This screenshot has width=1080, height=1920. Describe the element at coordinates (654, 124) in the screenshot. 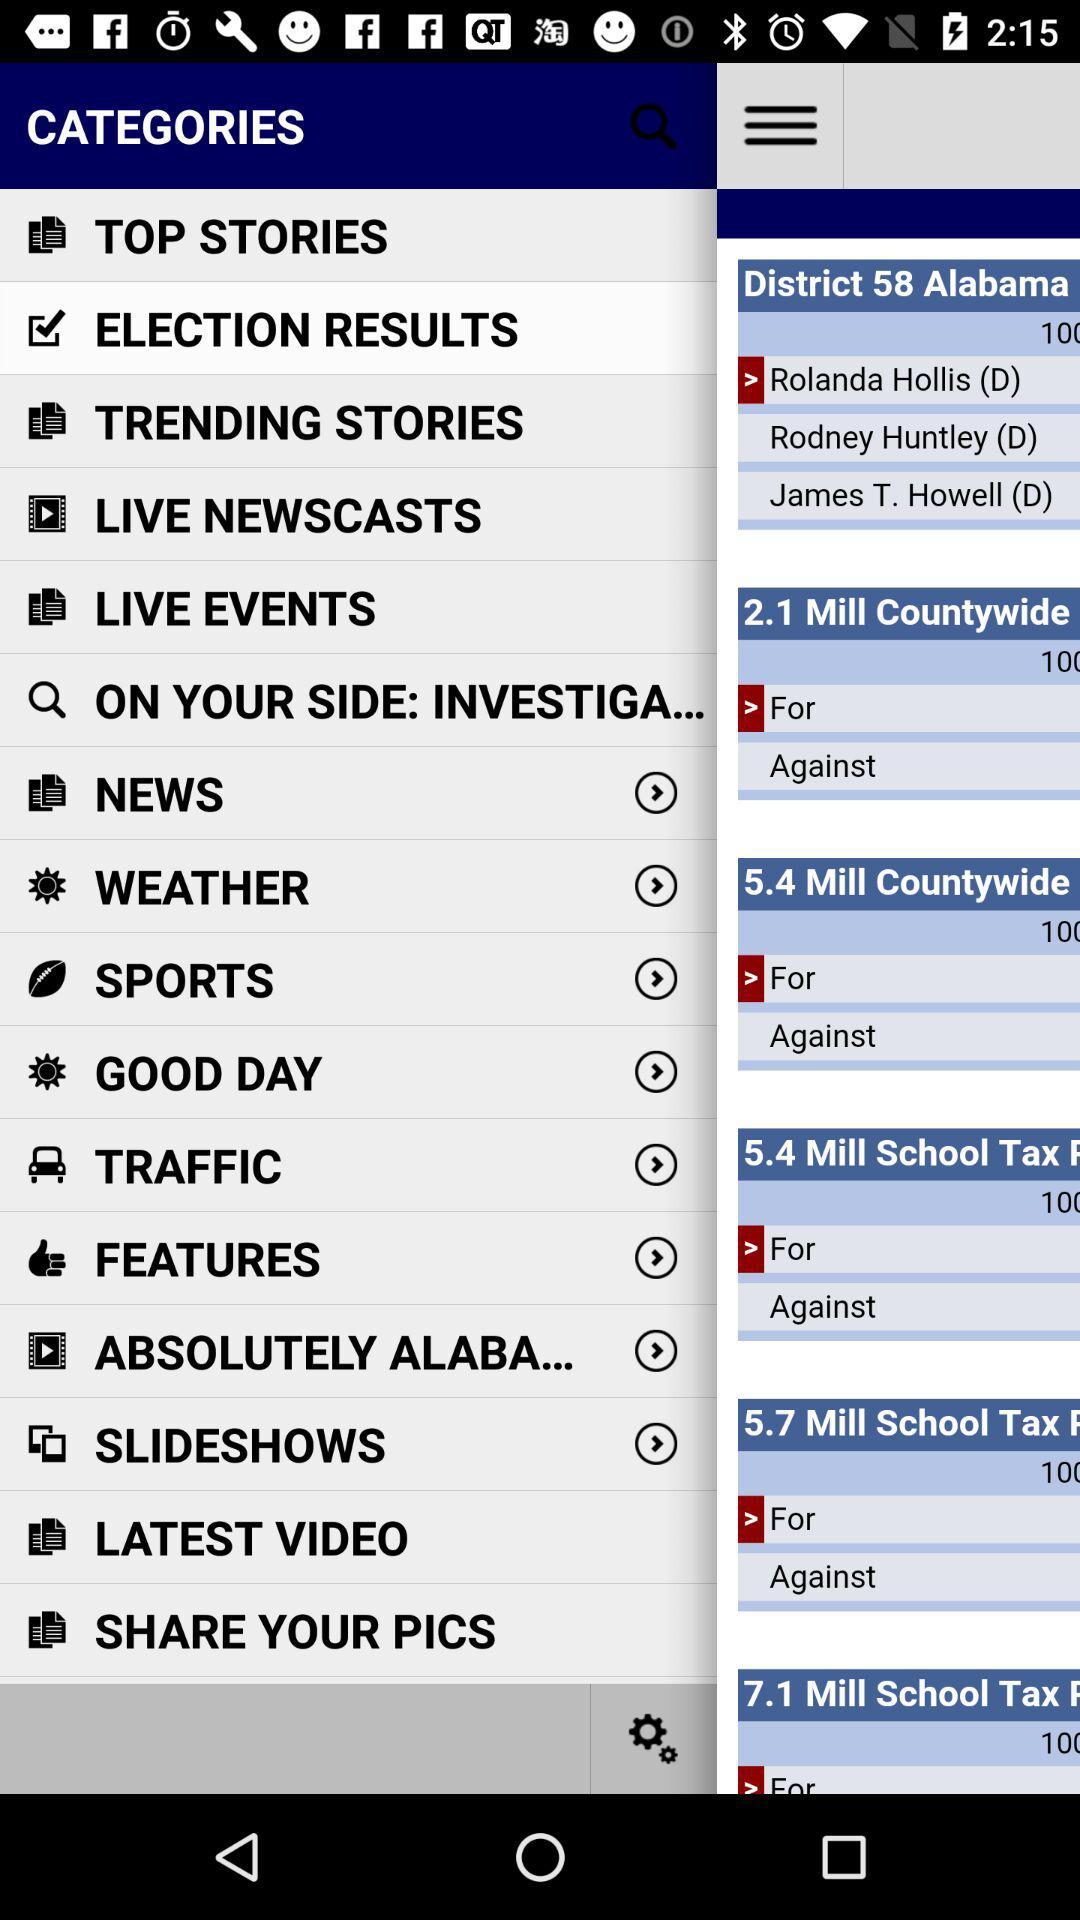

I see `show list of categories` at that location.